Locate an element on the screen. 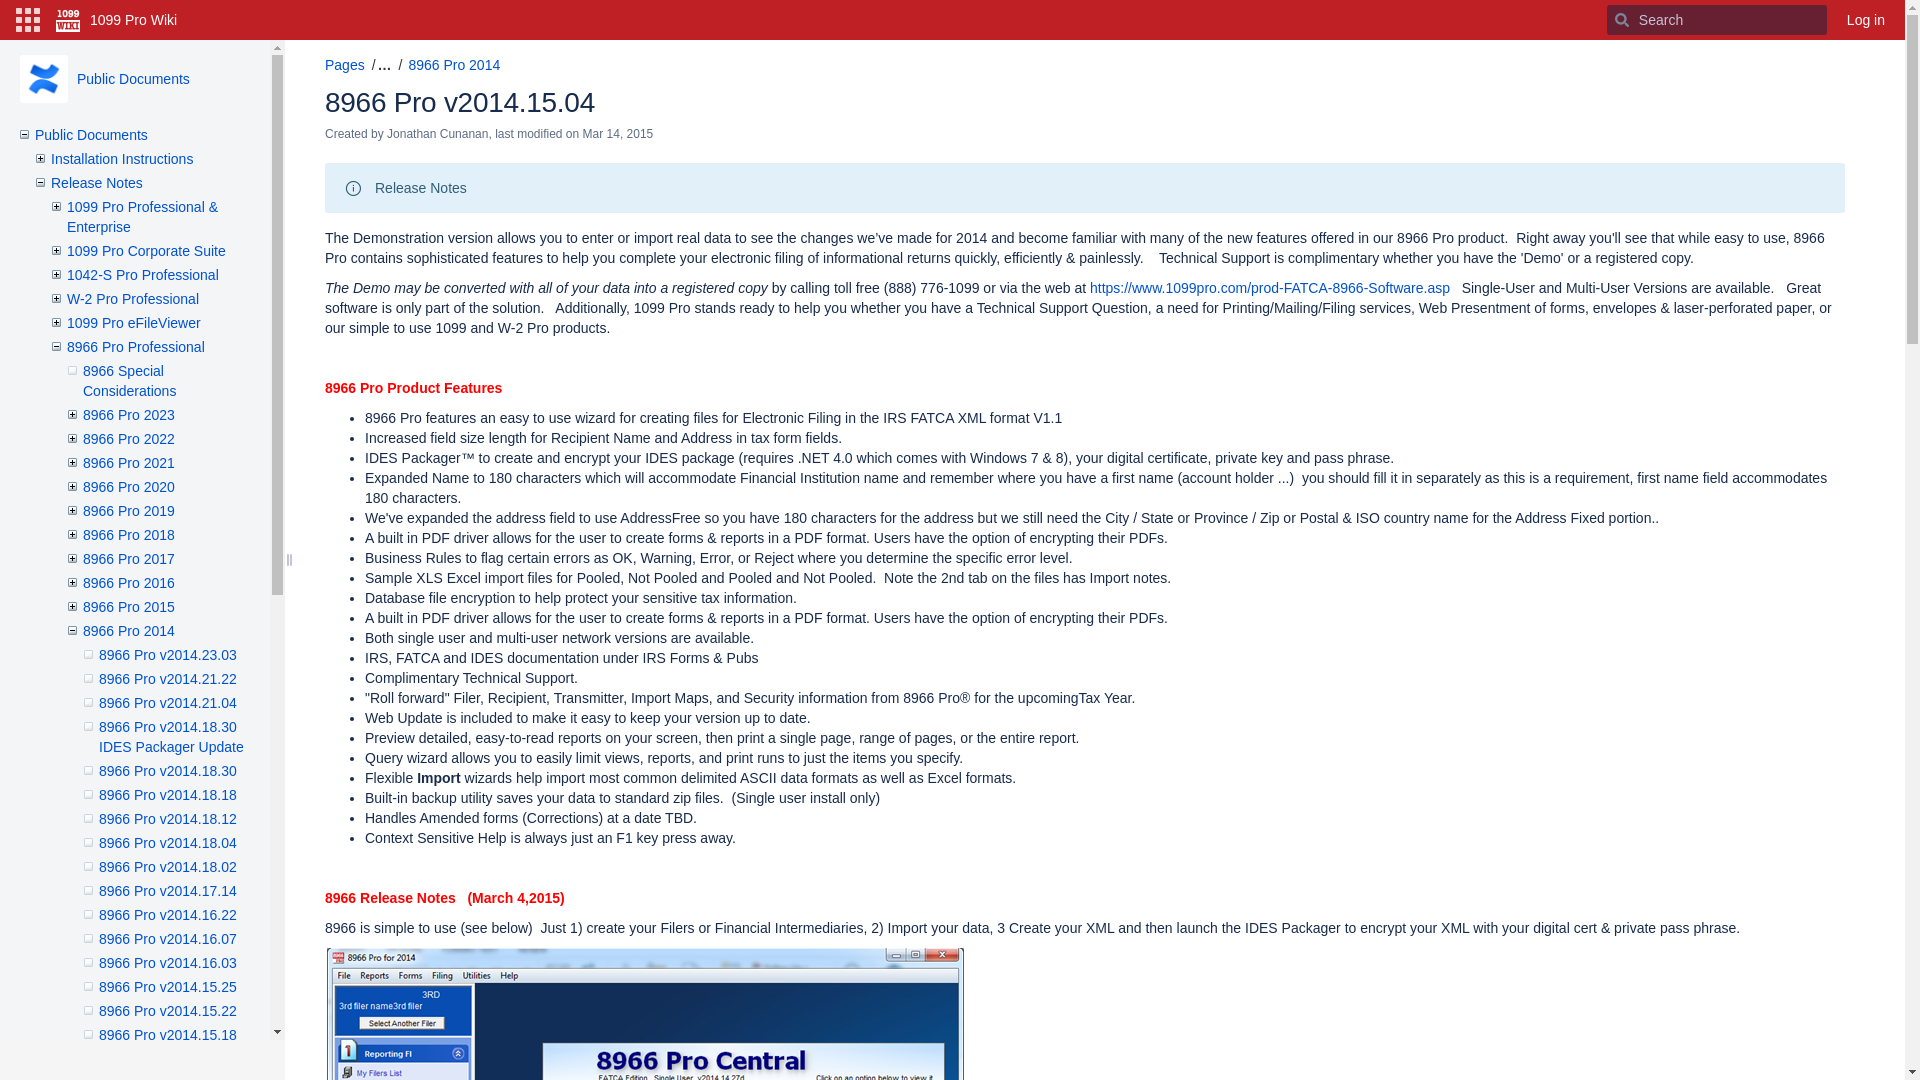 This screenshot has height=1080, width=1920. 'Release Notes' is located at coordinates (51, 182).